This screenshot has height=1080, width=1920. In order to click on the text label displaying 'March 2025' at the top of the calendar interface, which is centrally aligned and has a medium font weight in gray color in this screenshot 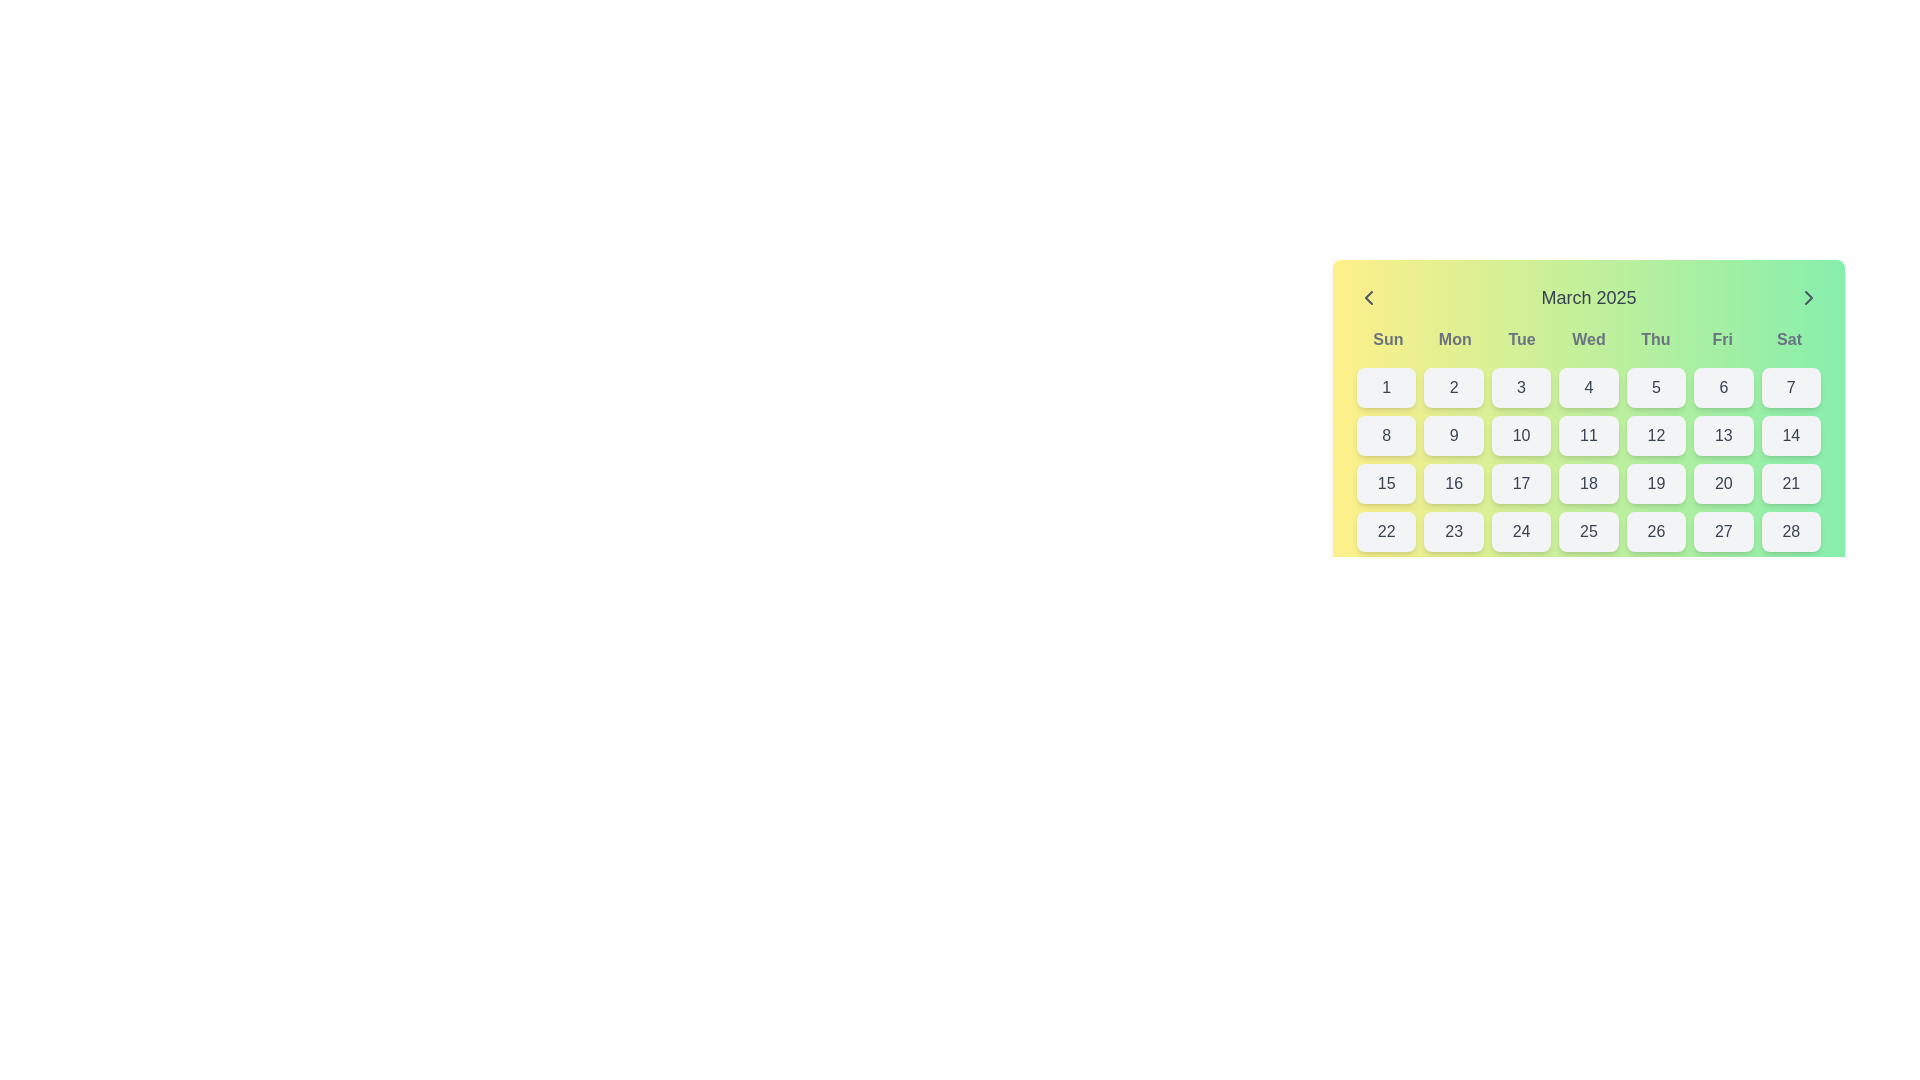, I will do `click(1587, 297)`.